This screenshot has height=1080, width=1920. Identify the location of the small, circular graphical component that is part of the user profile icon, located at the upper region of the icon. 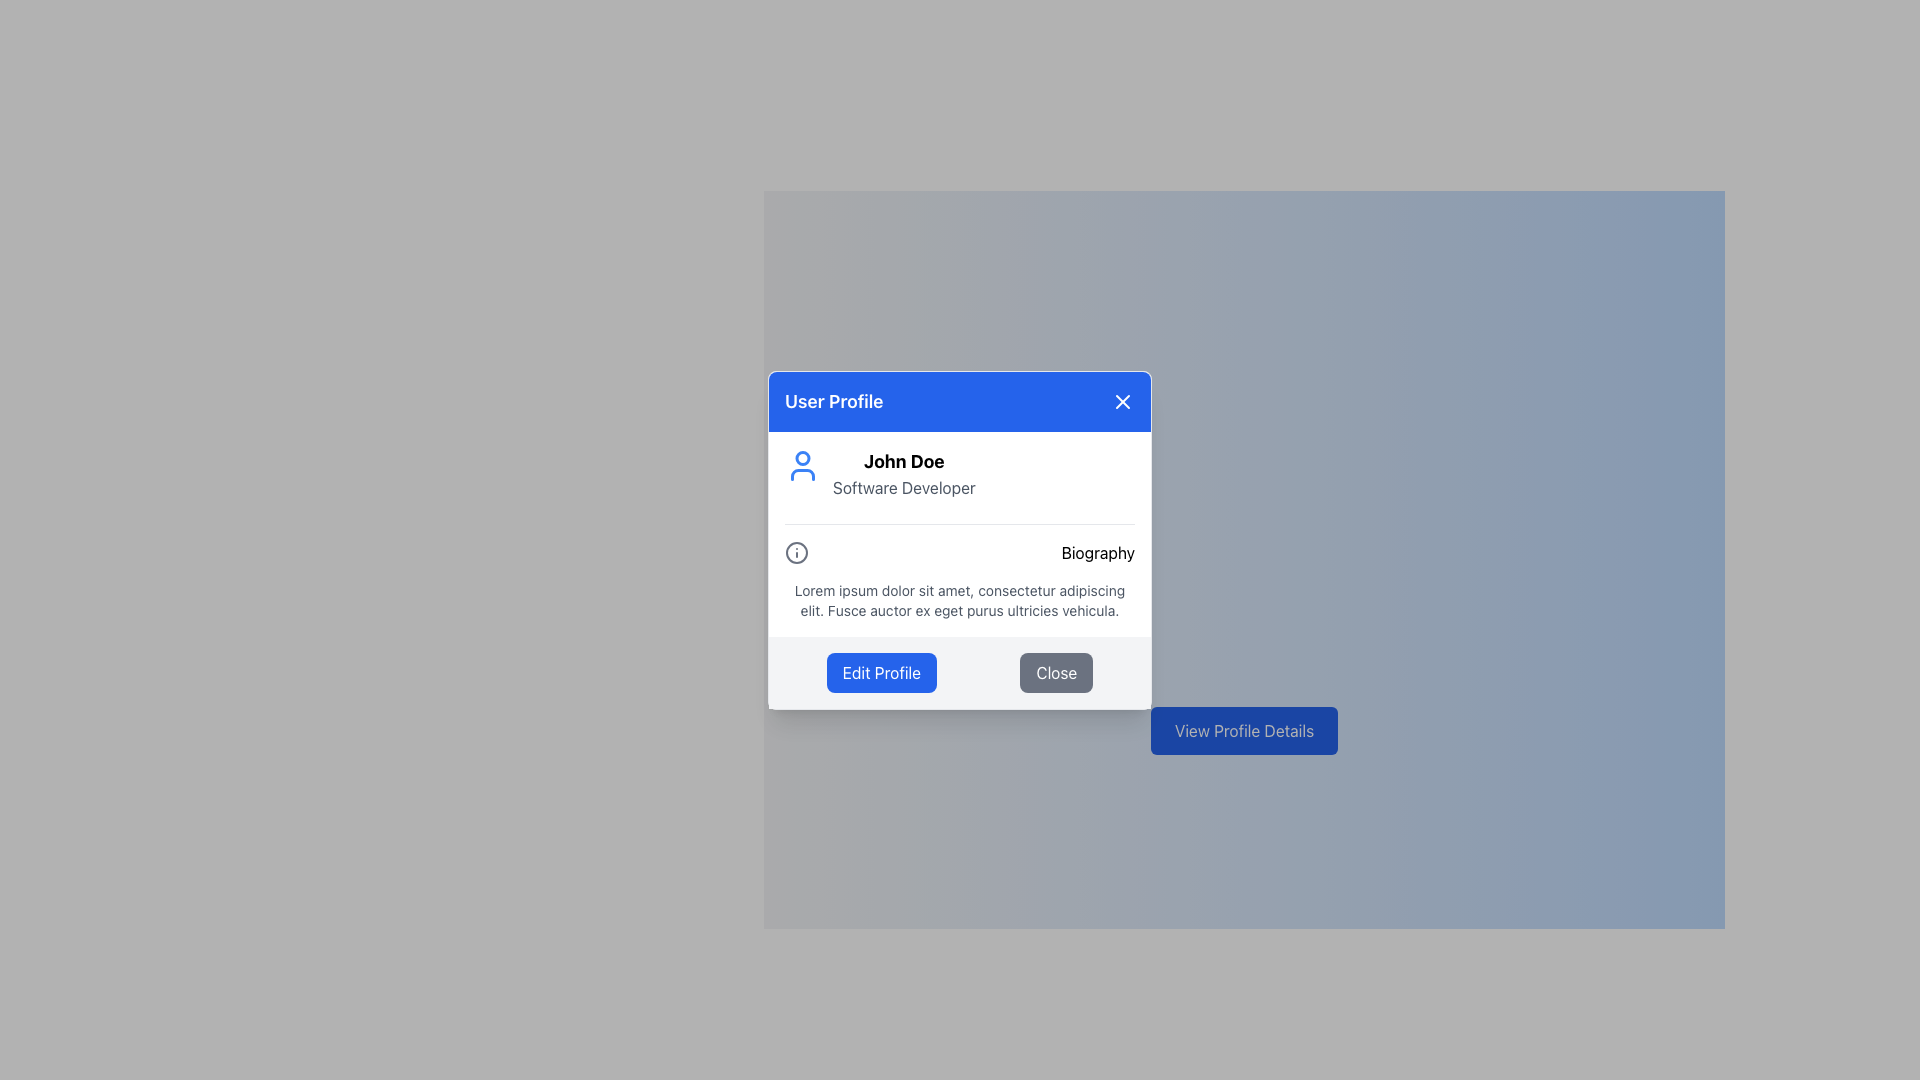
(802, 458).